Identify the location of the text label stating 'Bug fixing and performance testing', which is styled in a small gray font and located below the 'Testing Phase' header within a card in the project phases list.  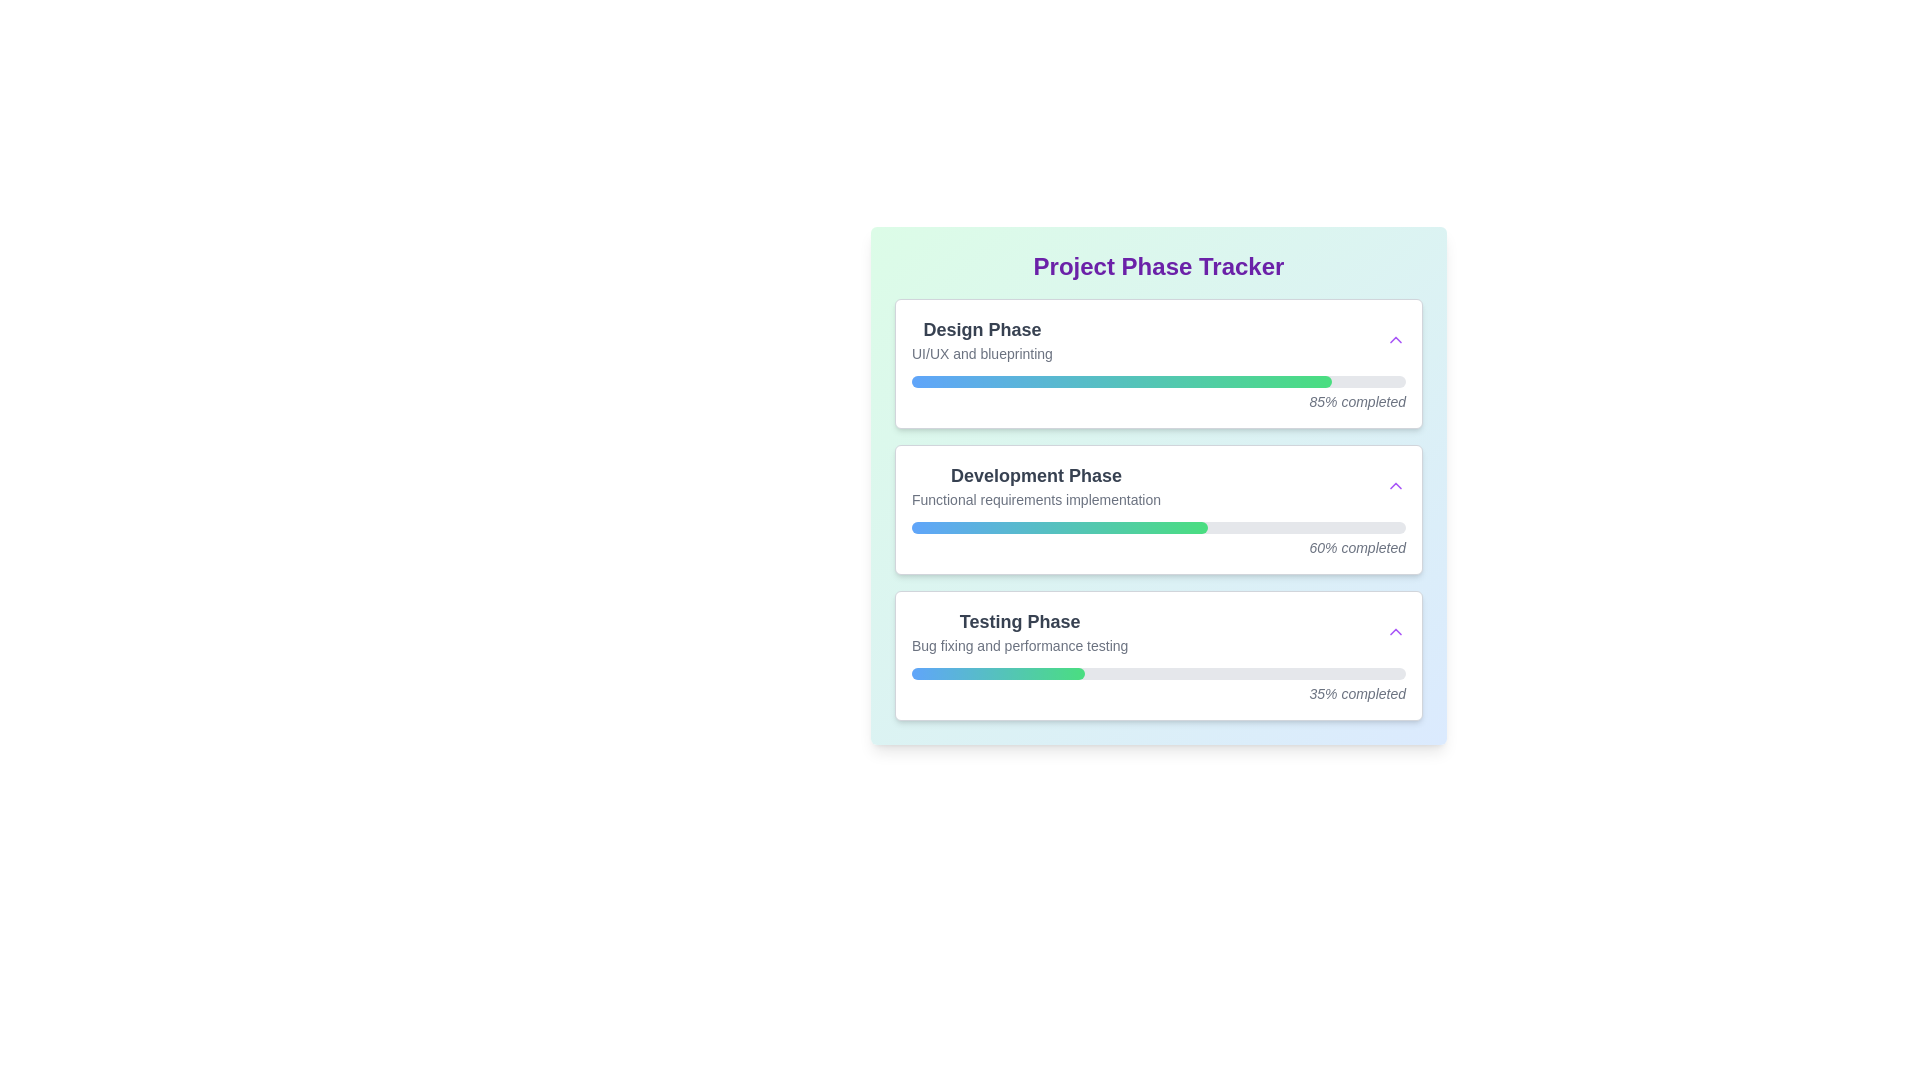
(1020, 645).